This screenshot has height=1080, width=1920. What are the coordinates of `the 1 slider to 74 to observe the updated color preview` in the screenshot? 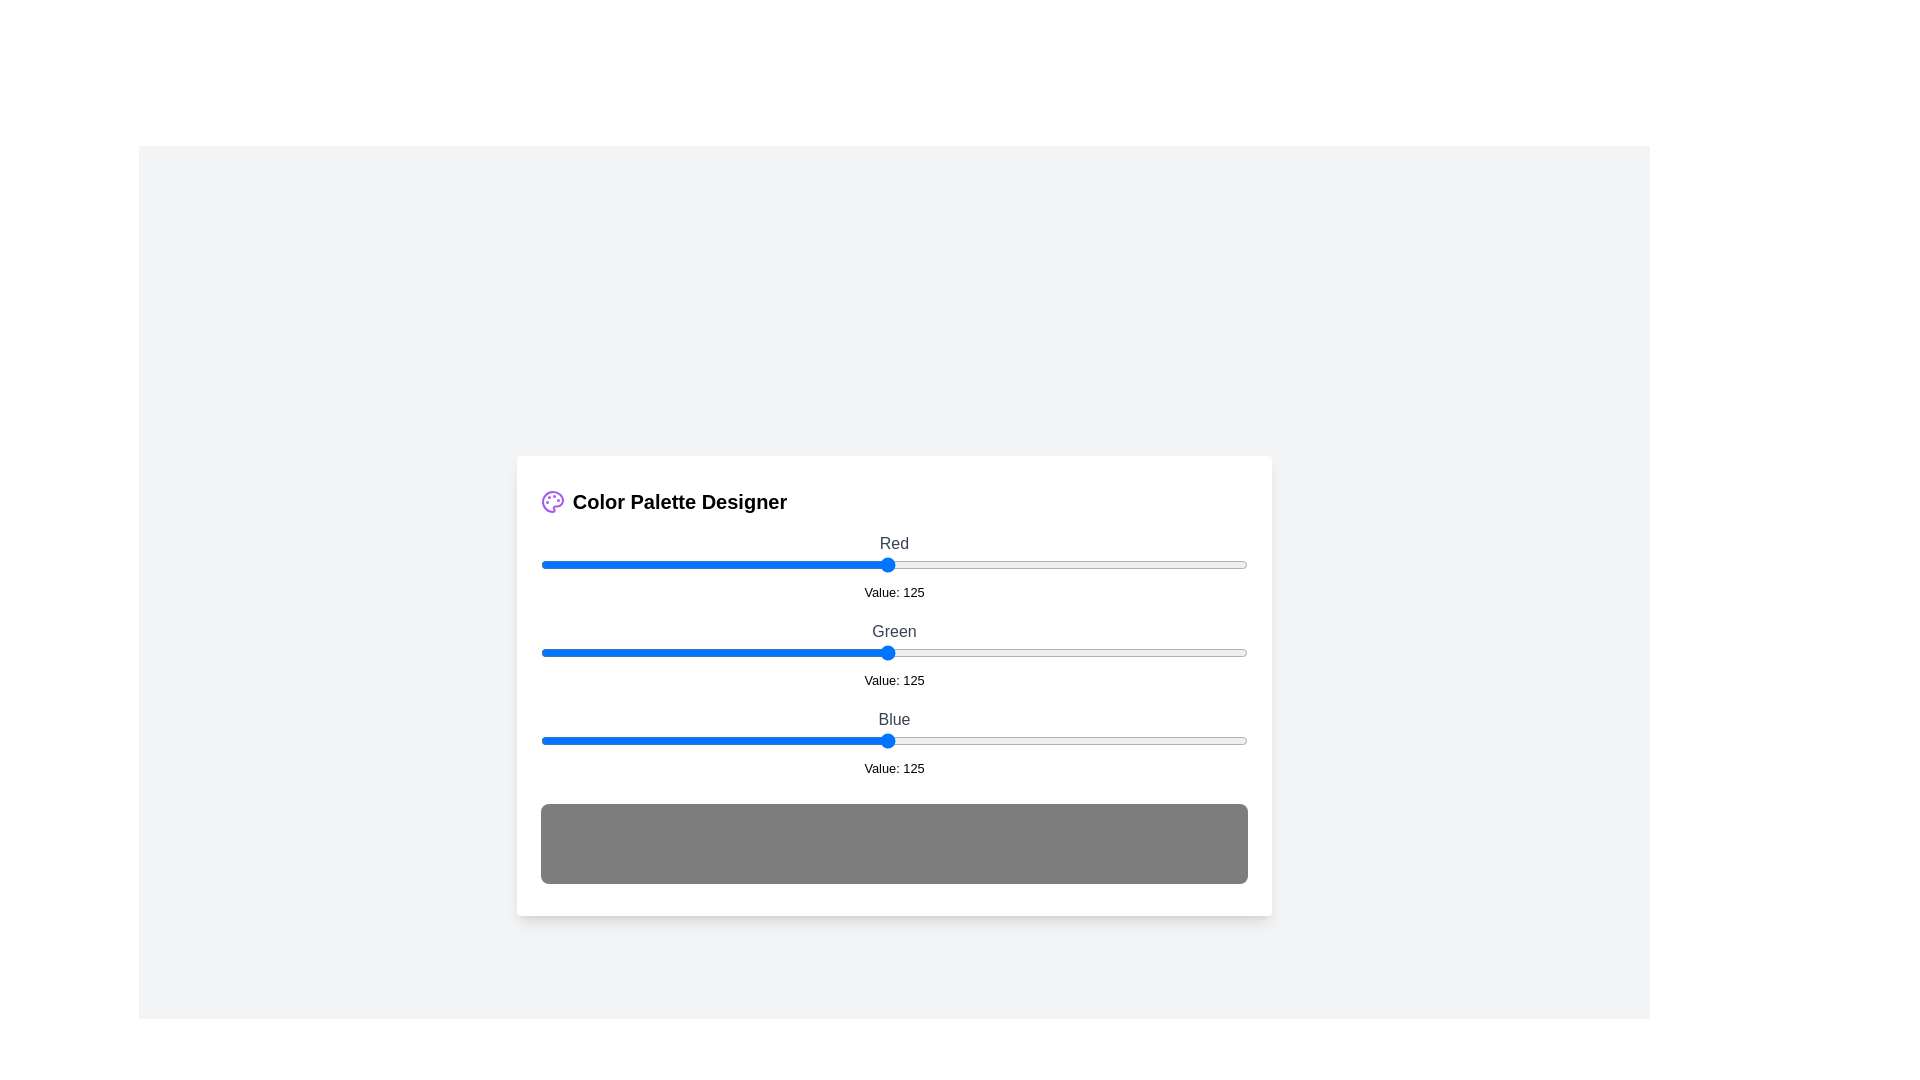 It's located at (745, 652).